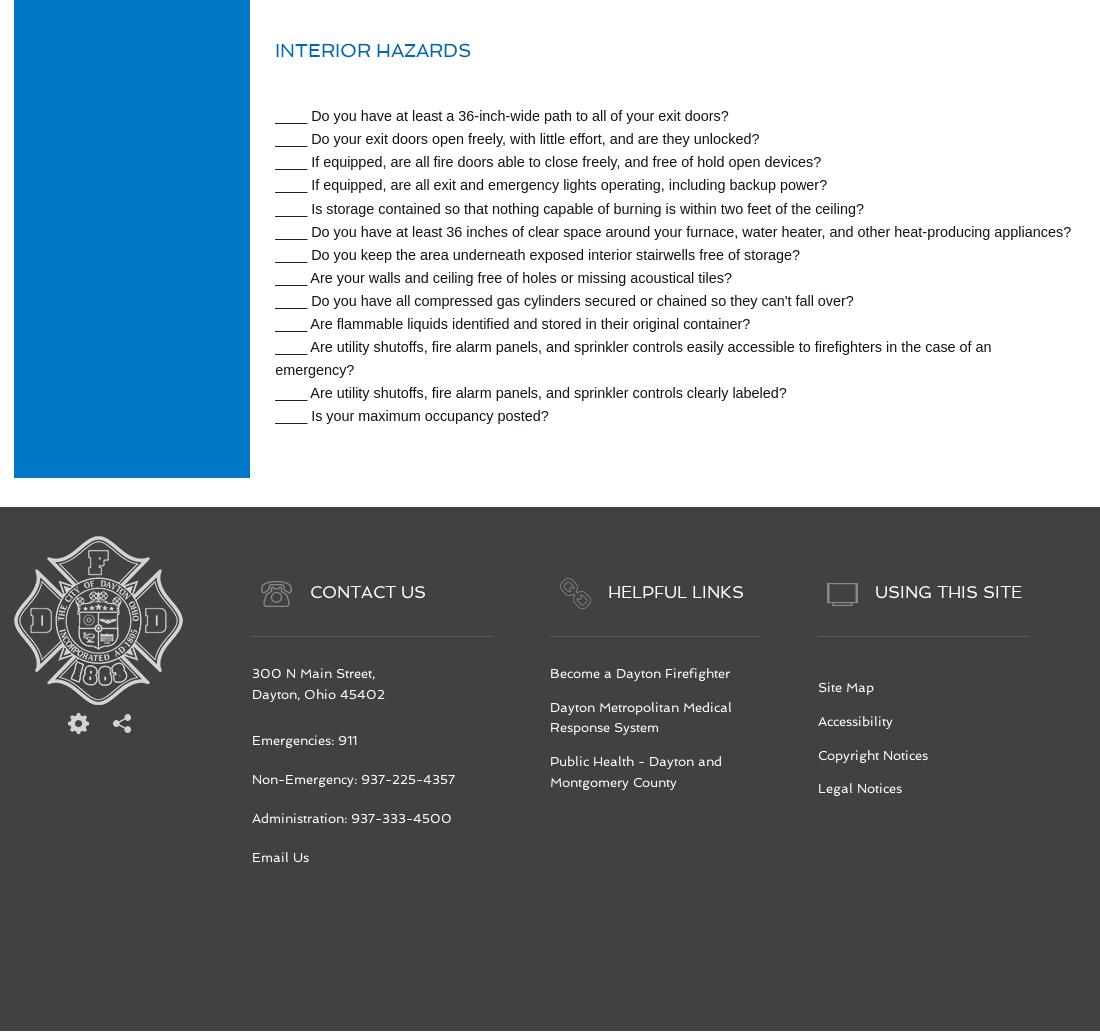 The width and height of the screenshot is (1100, 1034). I want to click on 'Using This Site', so click(874, 591).